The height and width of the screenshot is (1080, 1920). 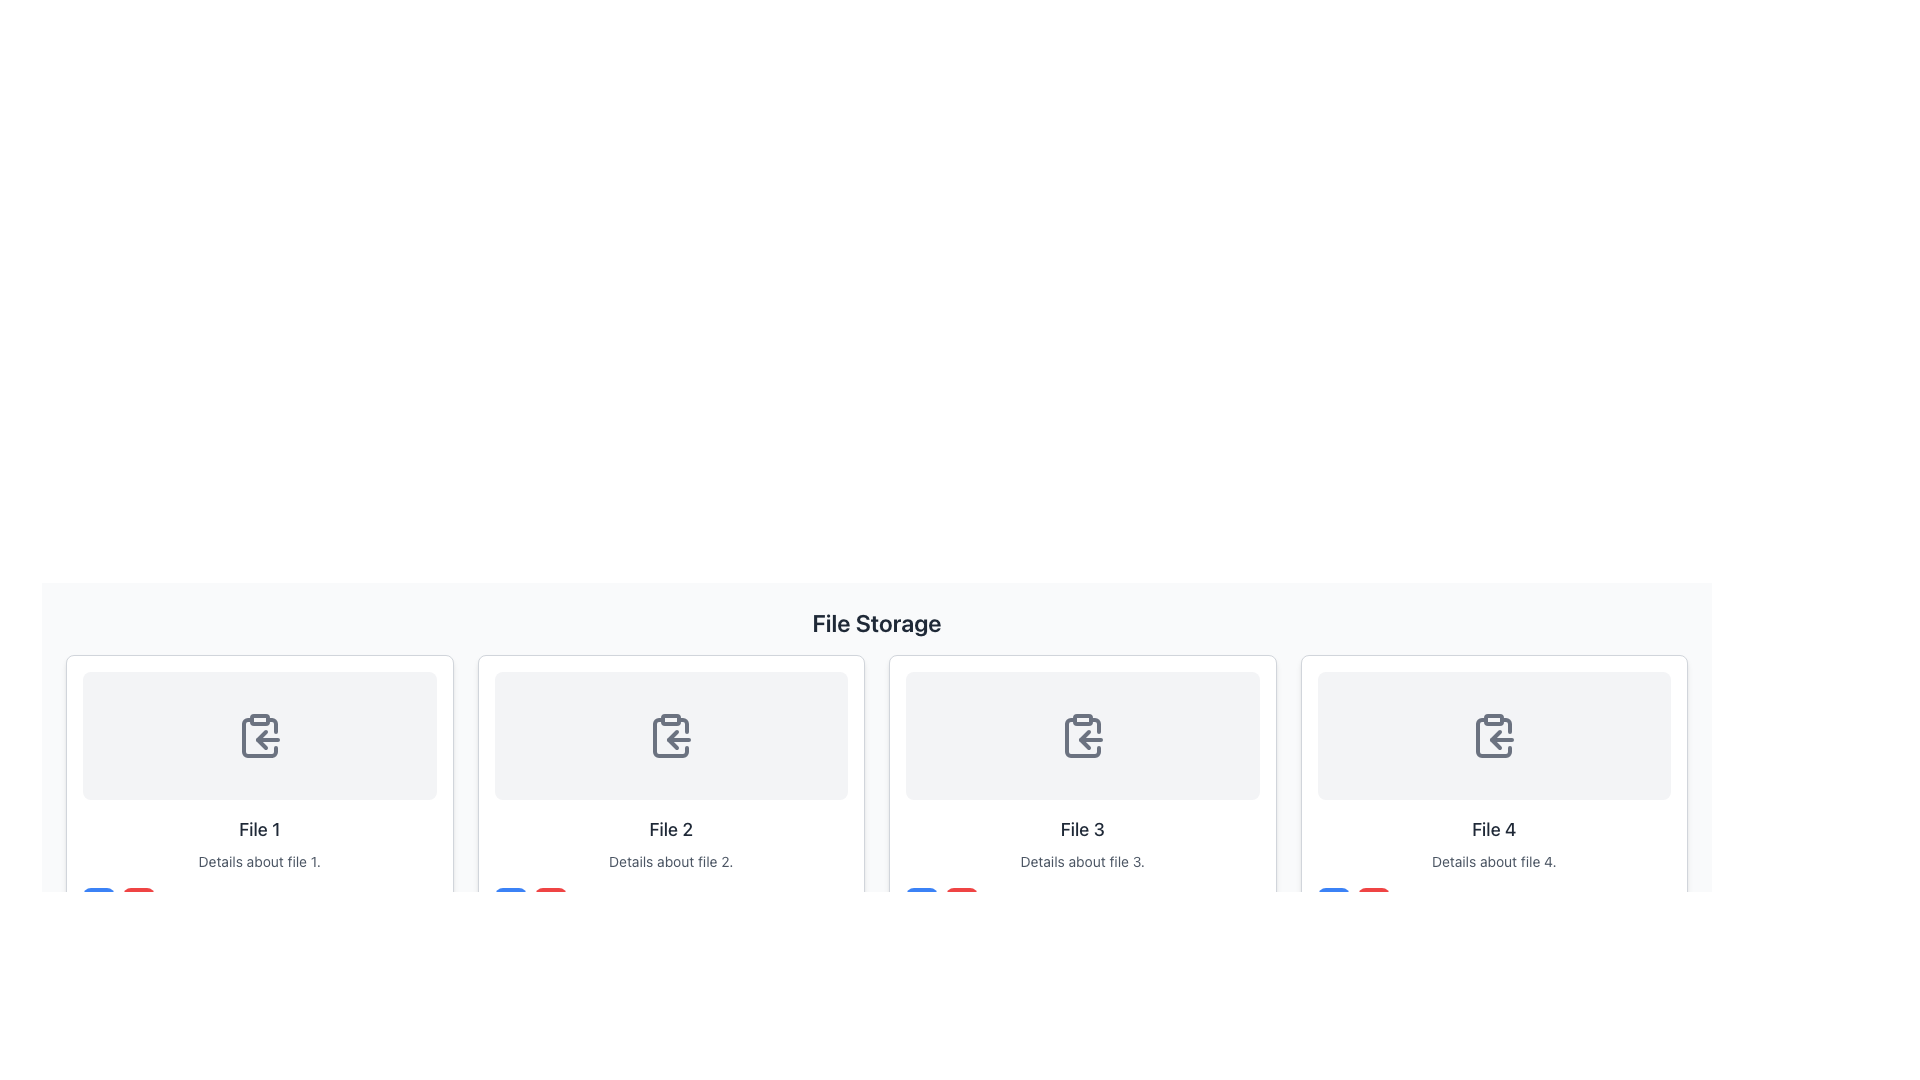 I want to click on the data storage icon located centrally in the 'File Storage' grid column to initiate the related functionality, so click(x=671, y=737).